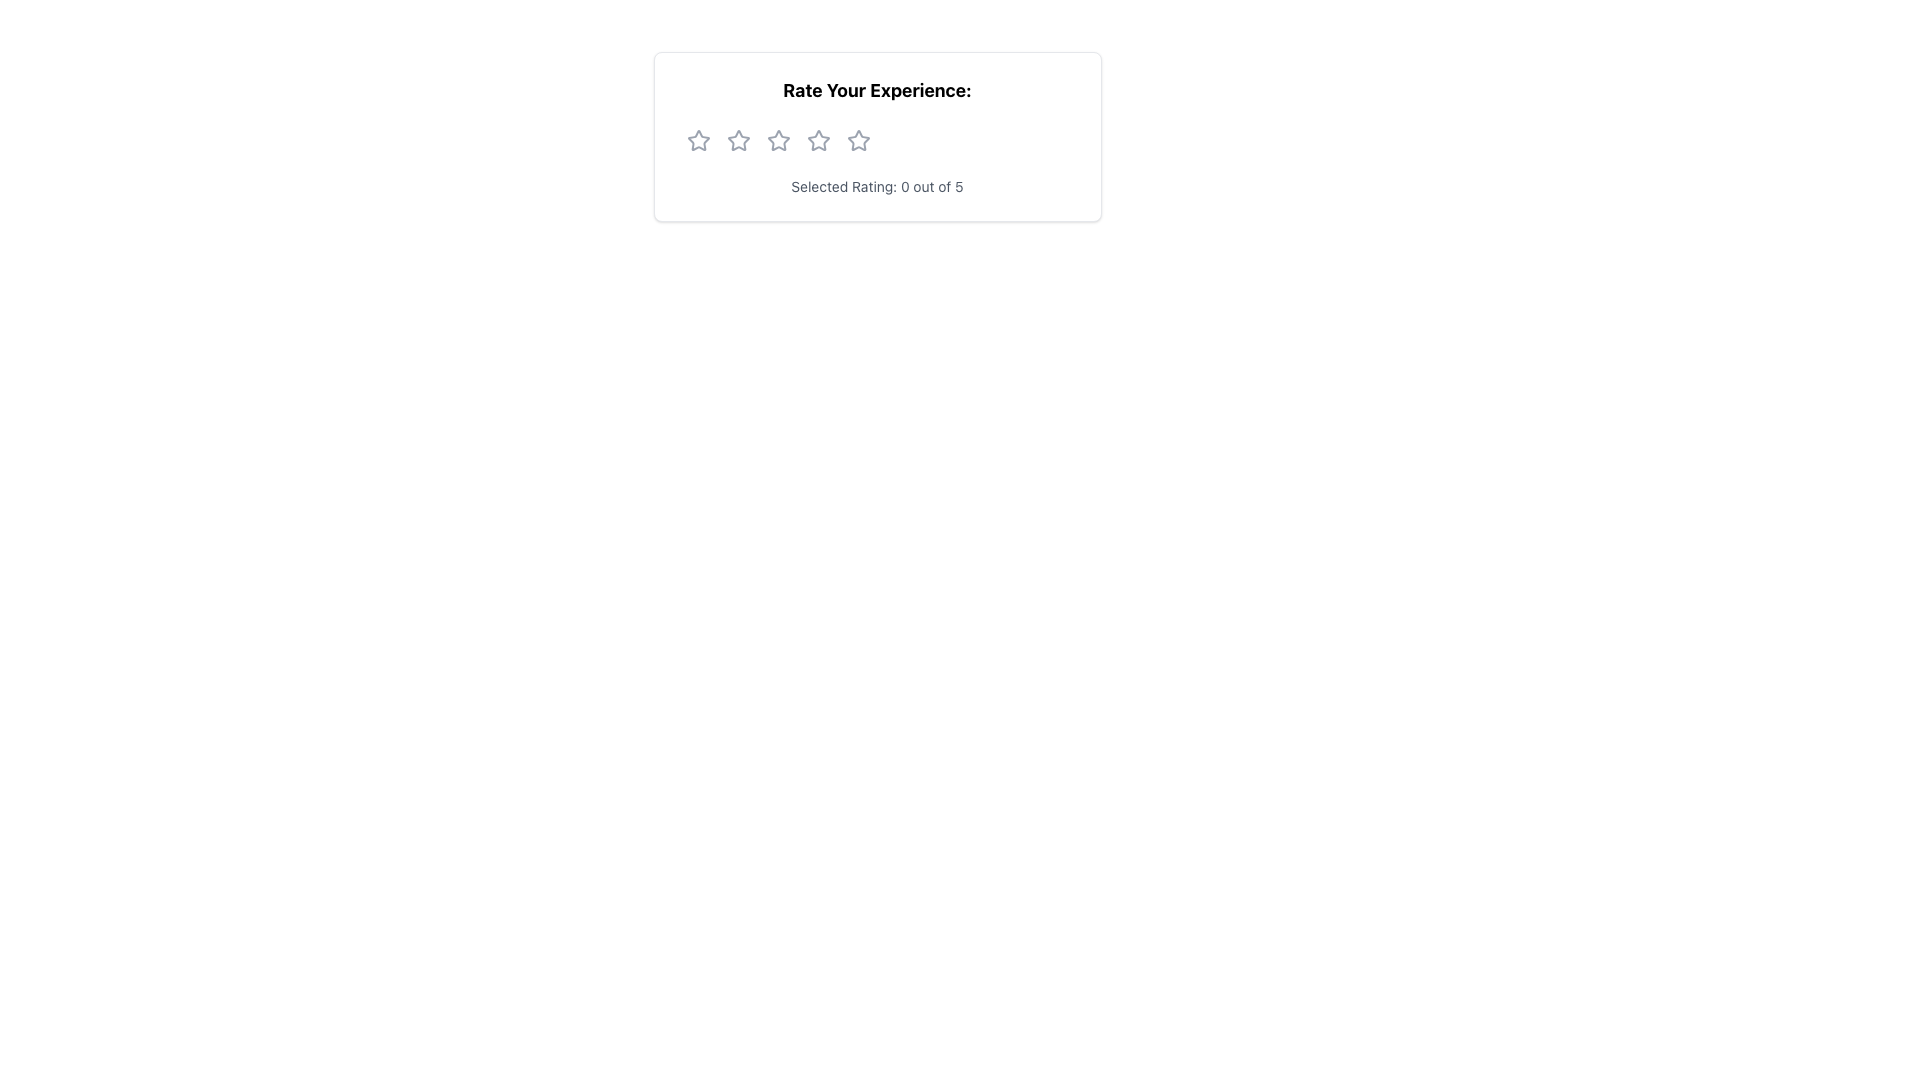 The image size is (1920, 1080). What do you see at coordinates (877, 91) in the screenshot?
I see `the bold black text 'Rate Your Experience:' located at the top of a white card` at bounding box center [877, 91].